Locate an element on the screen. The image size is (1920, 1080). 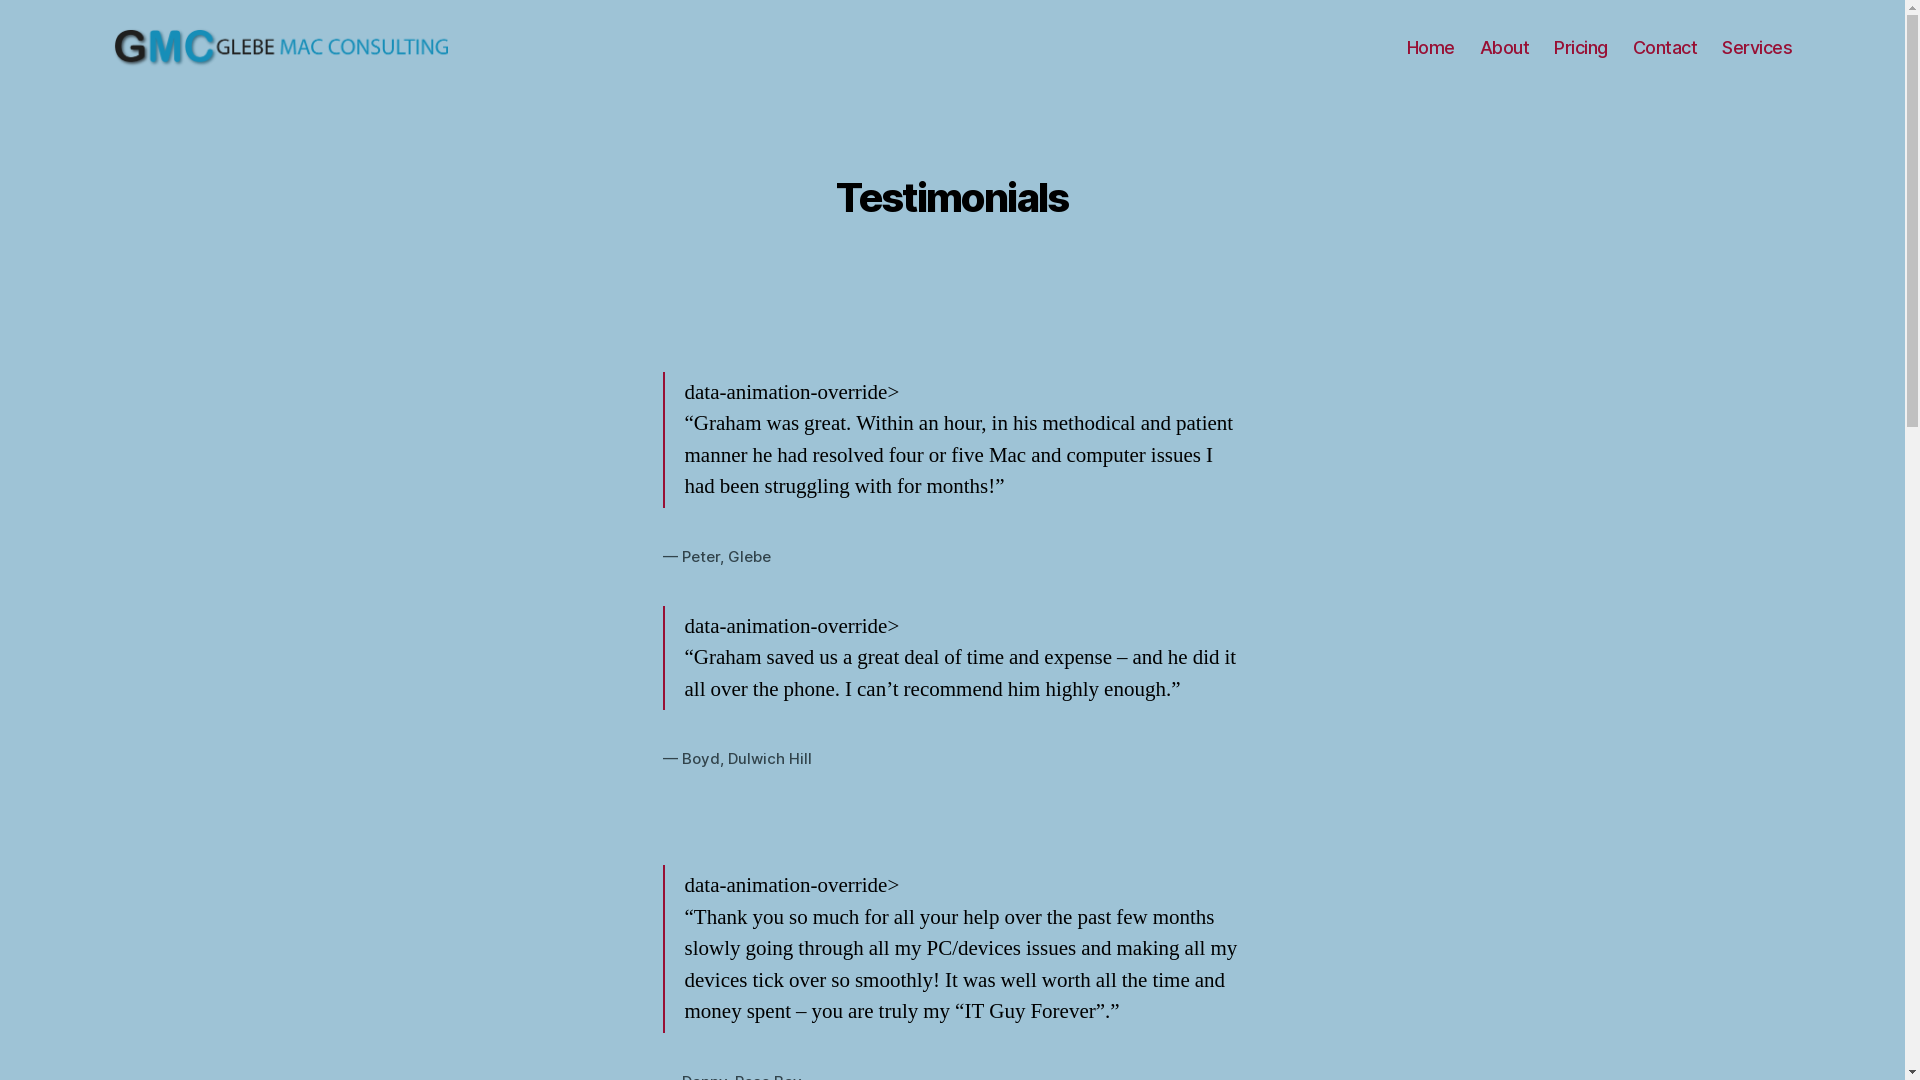
'Contact' is located at coordinates (1665, 46).